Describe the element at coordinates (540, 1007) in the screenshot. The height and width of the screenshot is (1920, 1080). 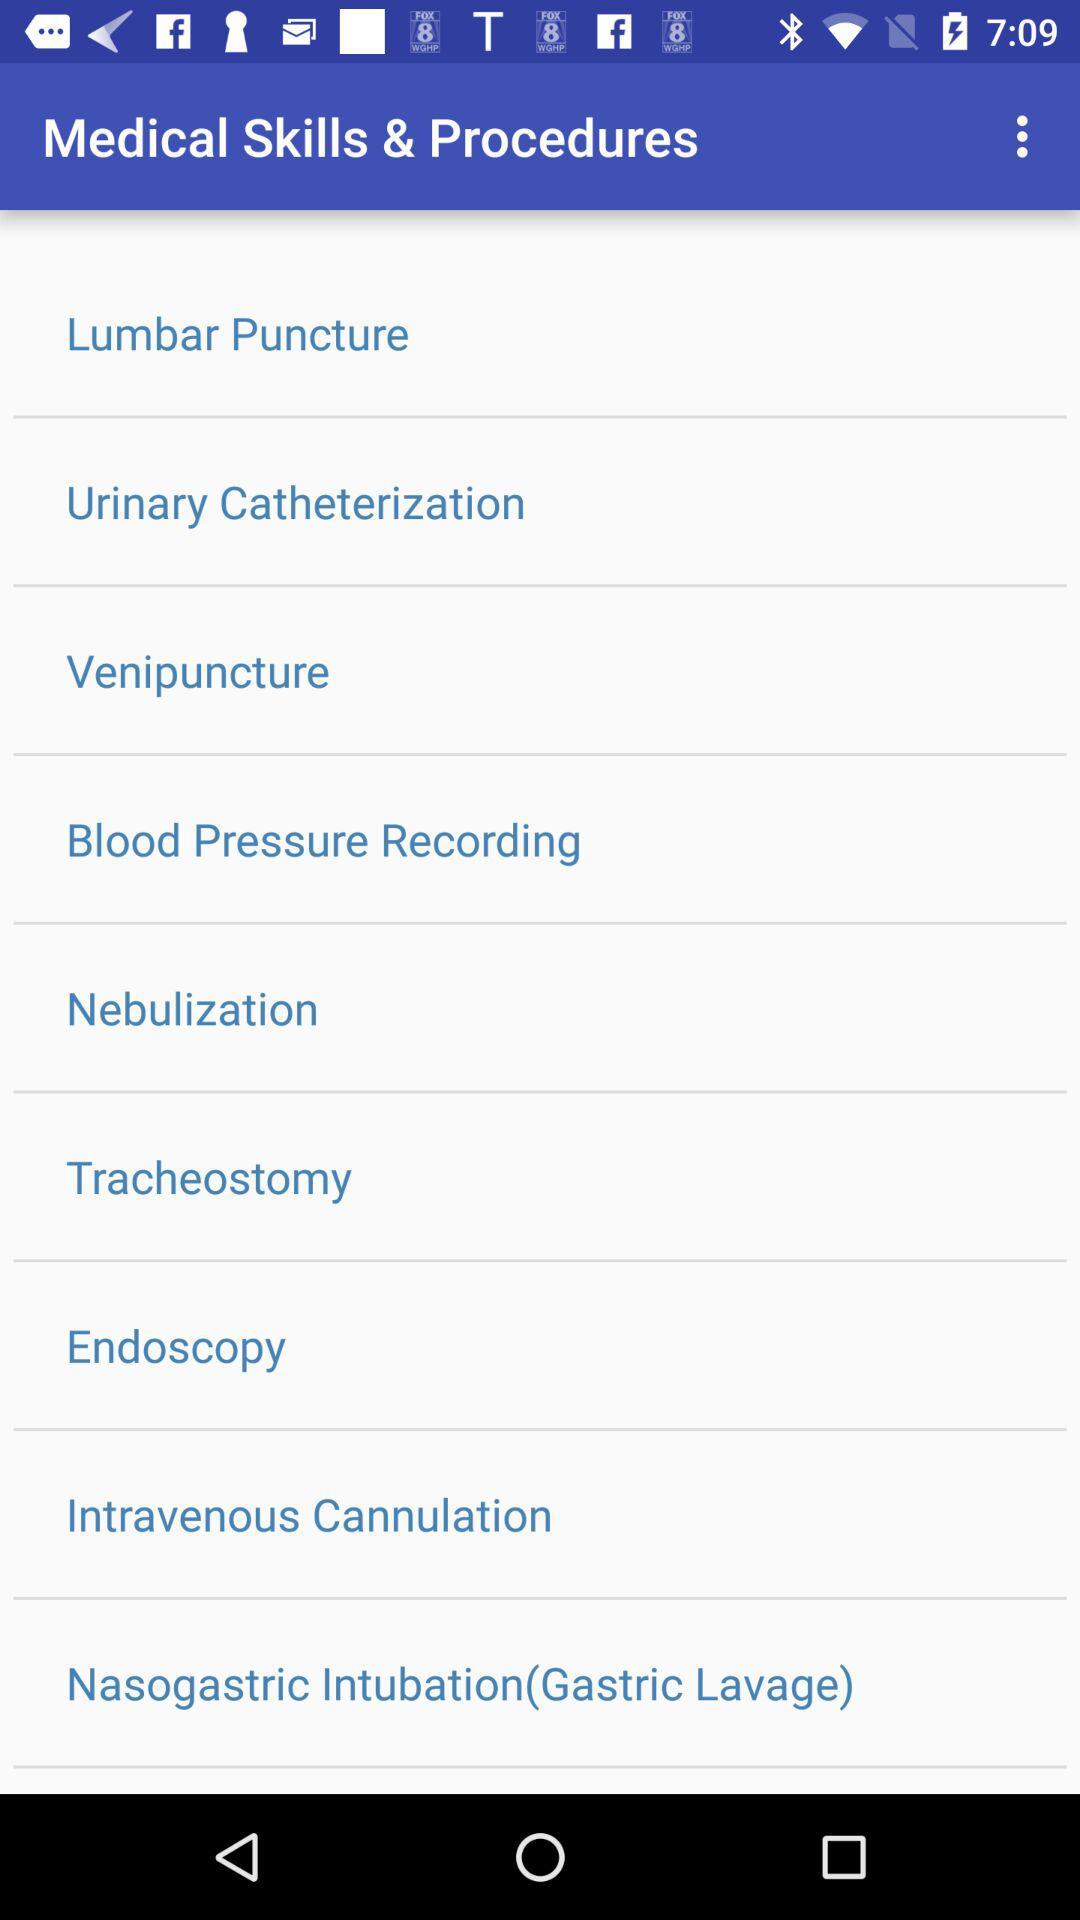
I see `the icon below the blood pressure recording` at that location.